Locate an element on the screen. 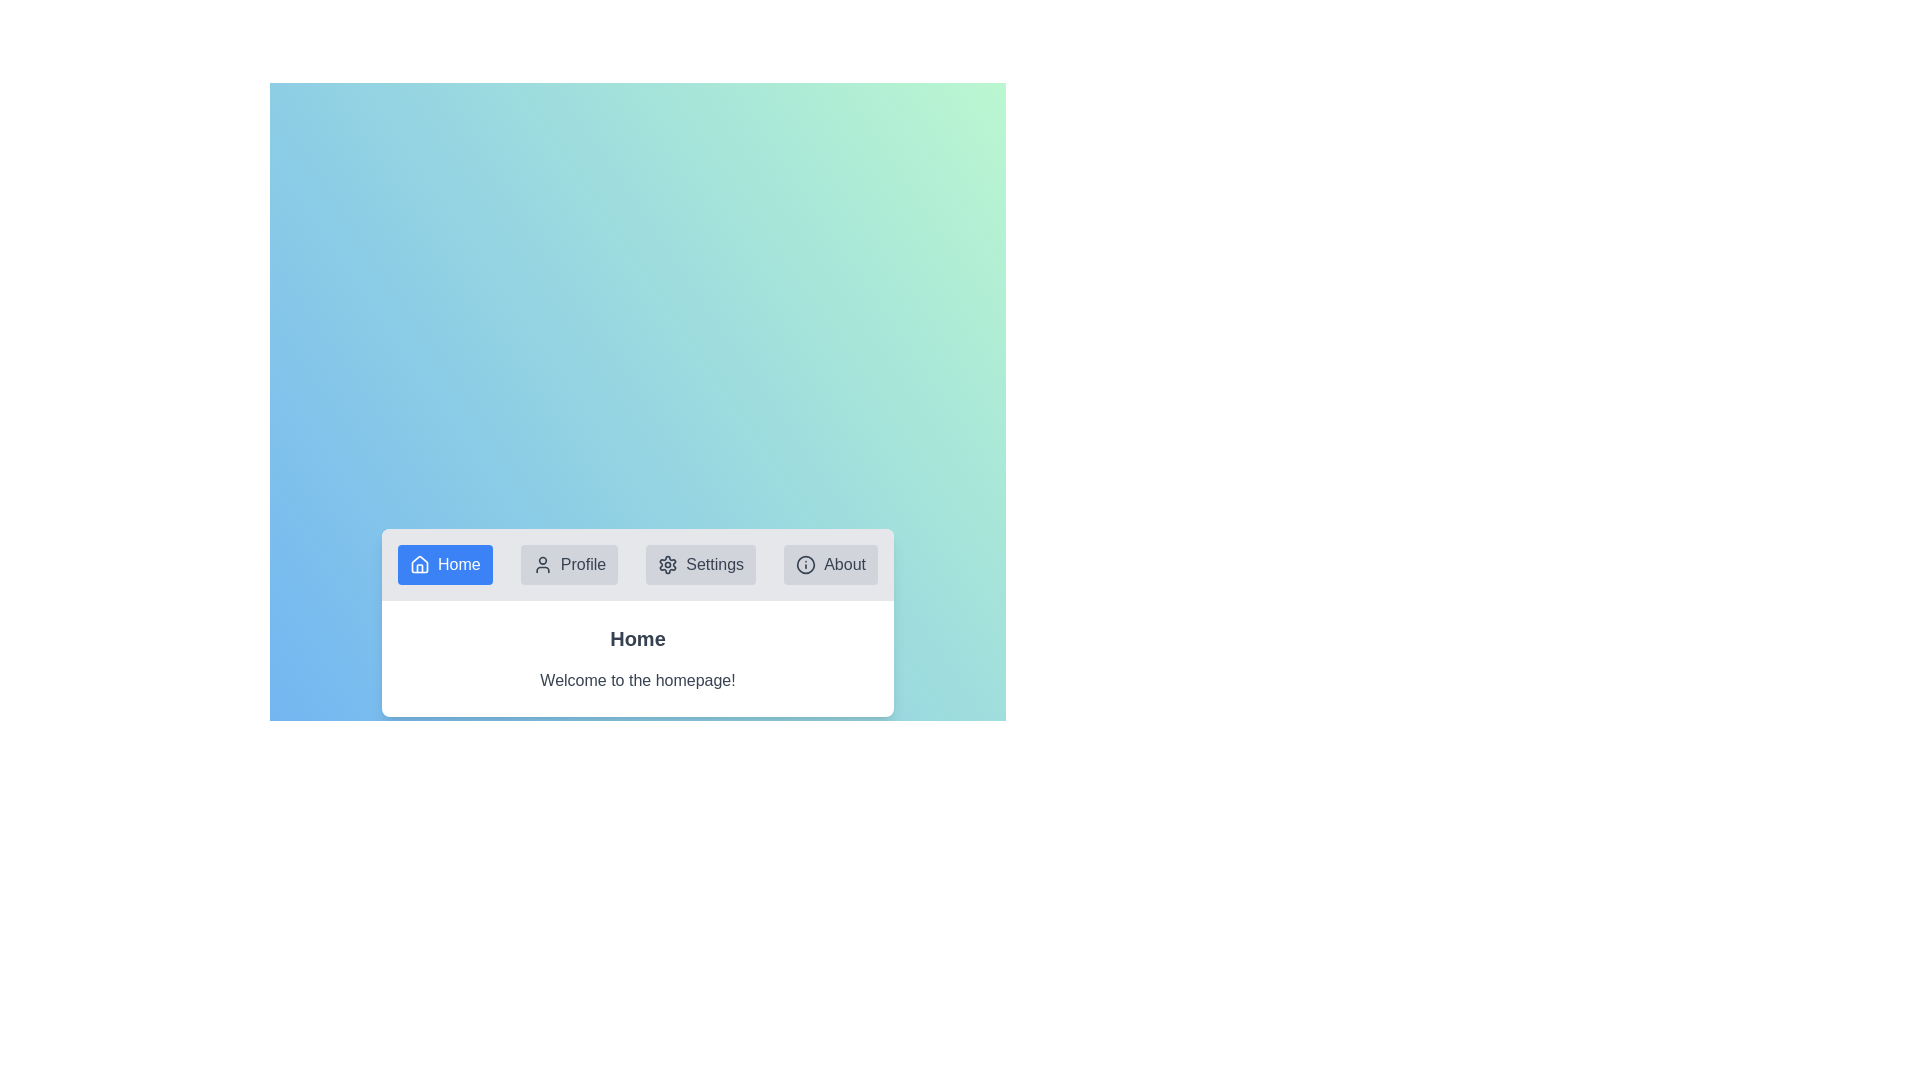 The height and width of the screenshot is (1080, 1920). the Profile tab by clicking on it is located at coordinates (568, 564).